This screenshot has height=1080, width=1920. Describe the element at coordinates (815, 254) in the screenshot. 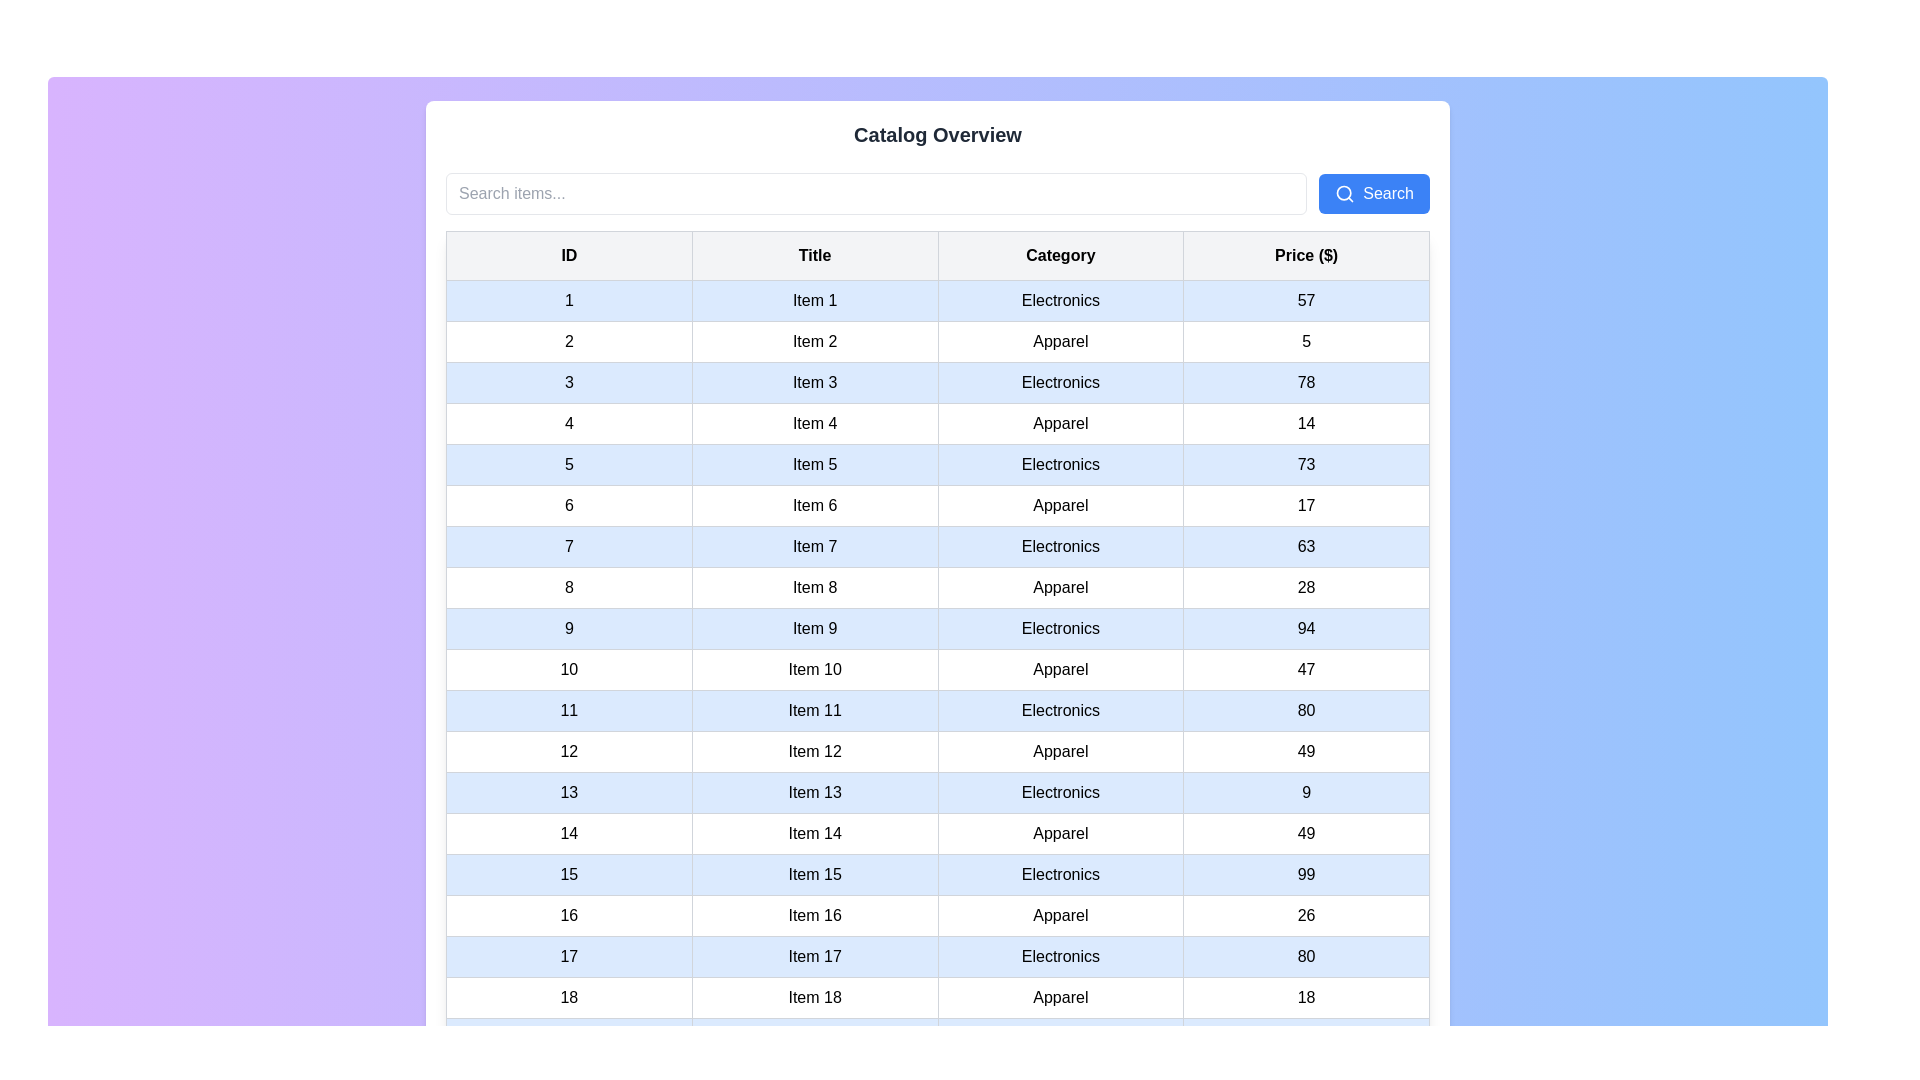

I see `the text label displaying 'Title', which is styled with padding and a border, located in the second column of the header row of a table` at that location.